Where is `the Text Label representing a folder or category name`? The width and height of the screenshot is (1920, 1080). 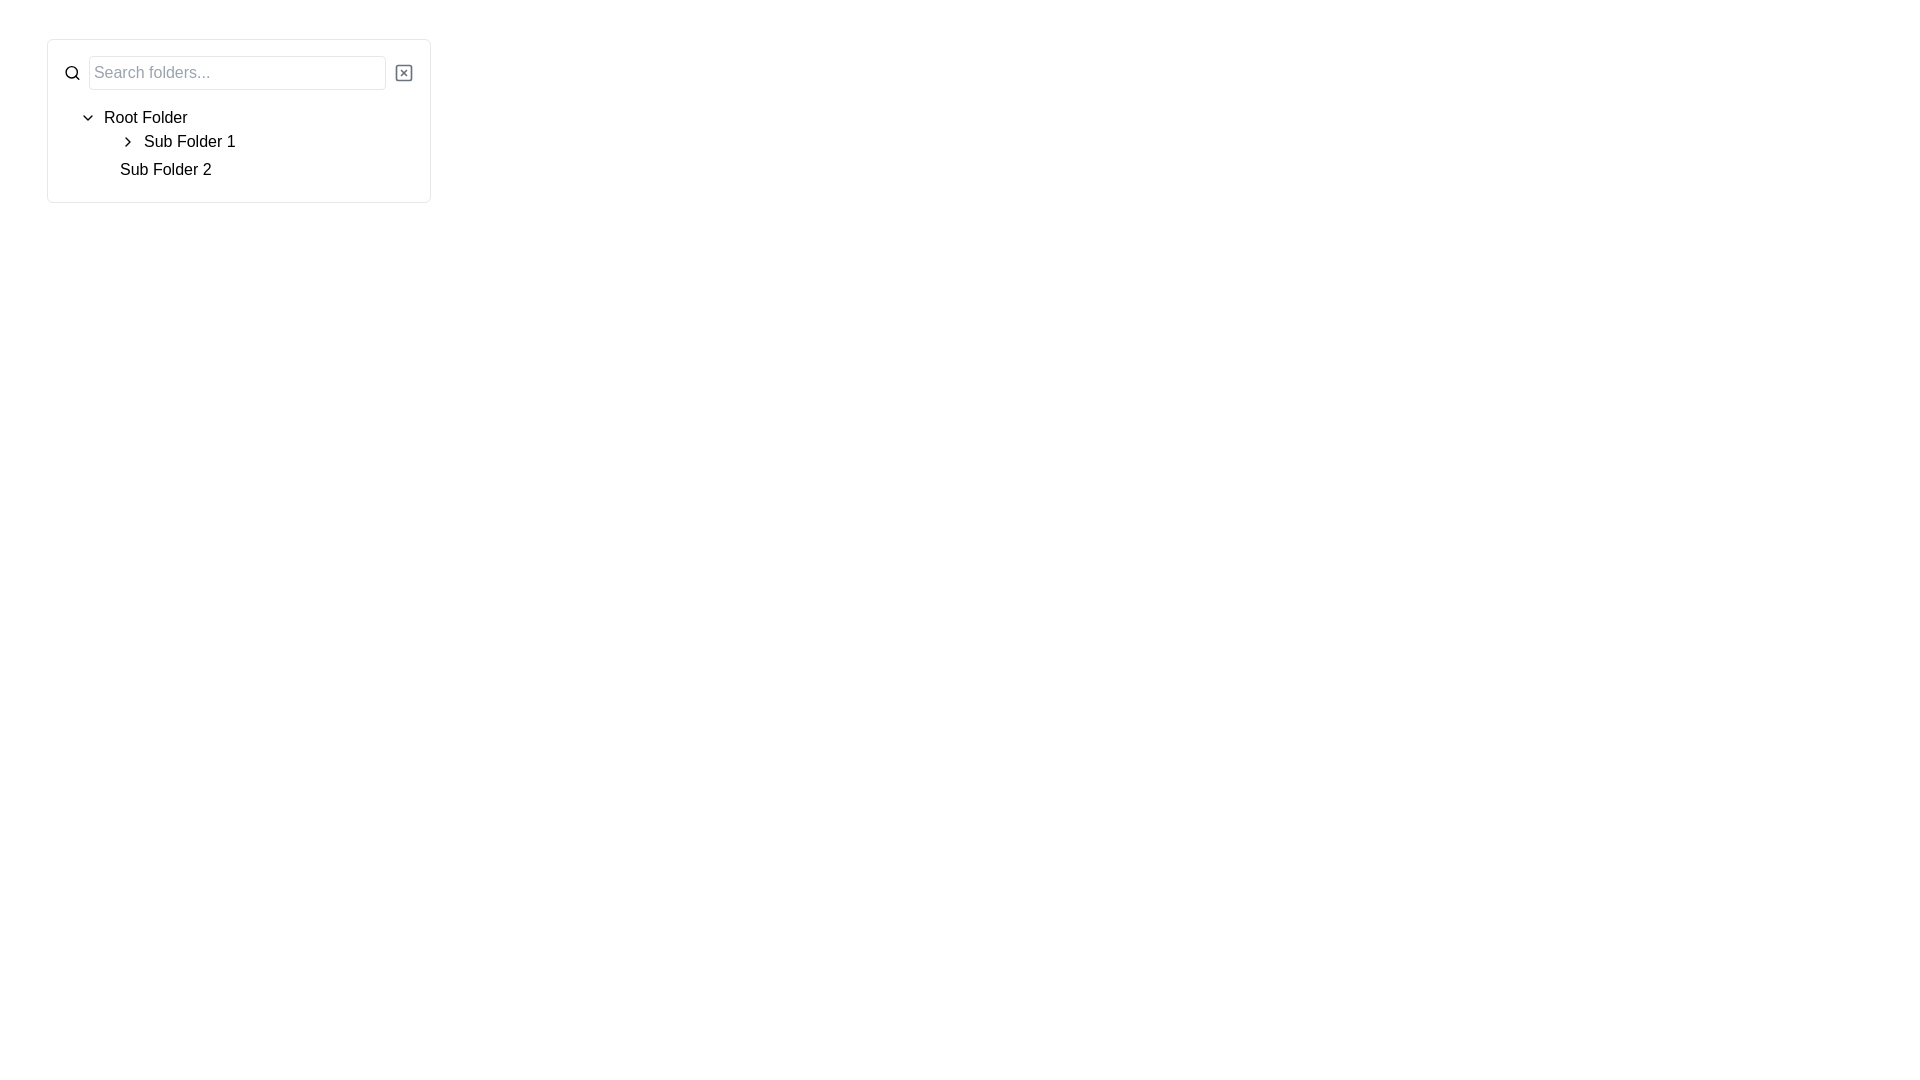 the Text Label representing a folder or category name is located at coordinates (165, 168).